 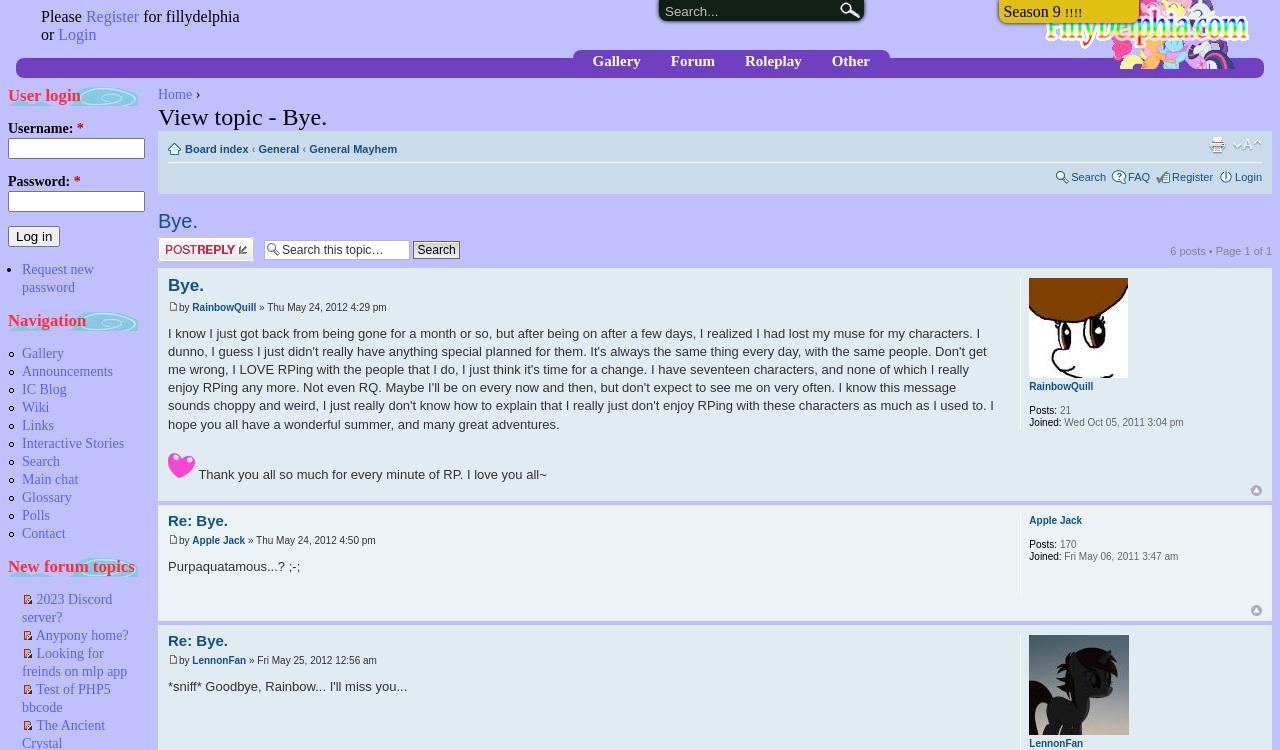 What do you see at coordinates (62, 16) in the screenshot?
I see `'Please'` at bounding box center [62, 16].